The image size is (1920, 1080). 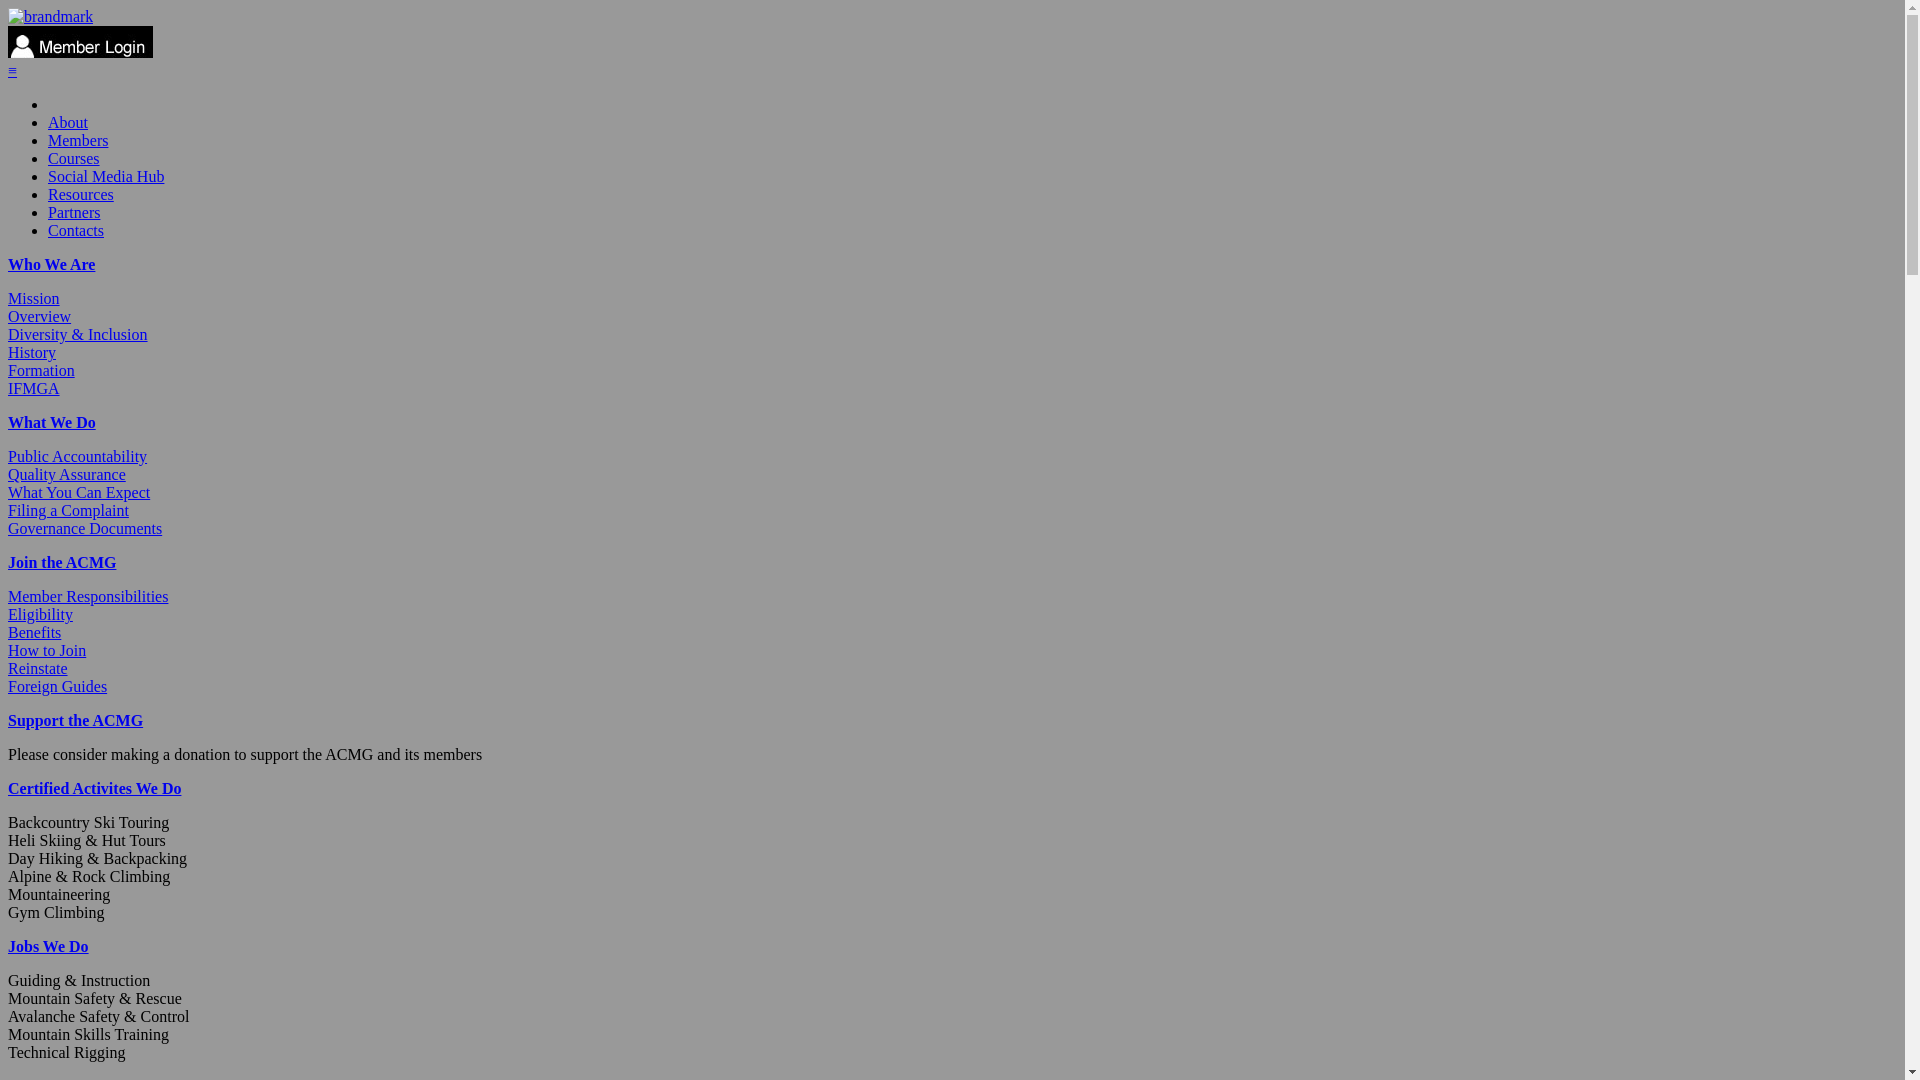 I want to click on 'About', so click(x=67, y=122).